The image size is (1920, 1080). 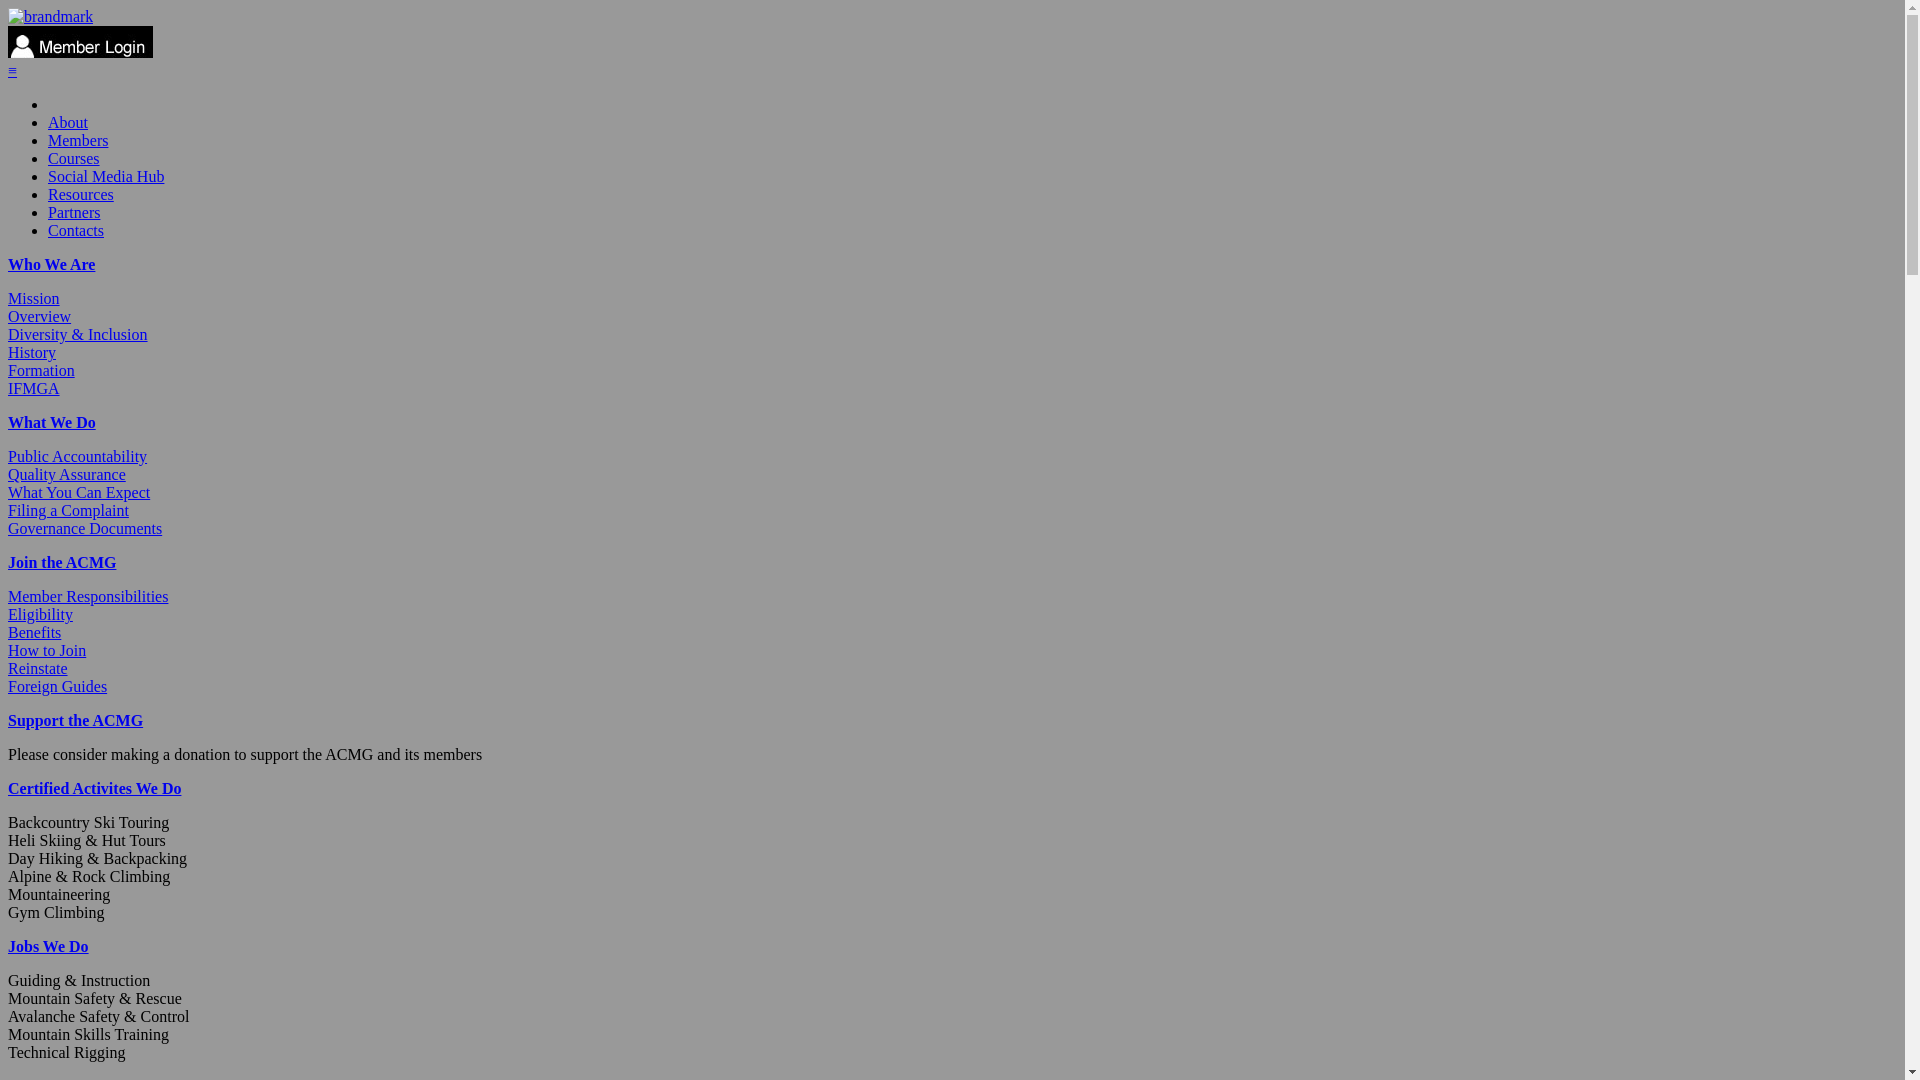 I want to click on 'About', so click(x=67, y=122).